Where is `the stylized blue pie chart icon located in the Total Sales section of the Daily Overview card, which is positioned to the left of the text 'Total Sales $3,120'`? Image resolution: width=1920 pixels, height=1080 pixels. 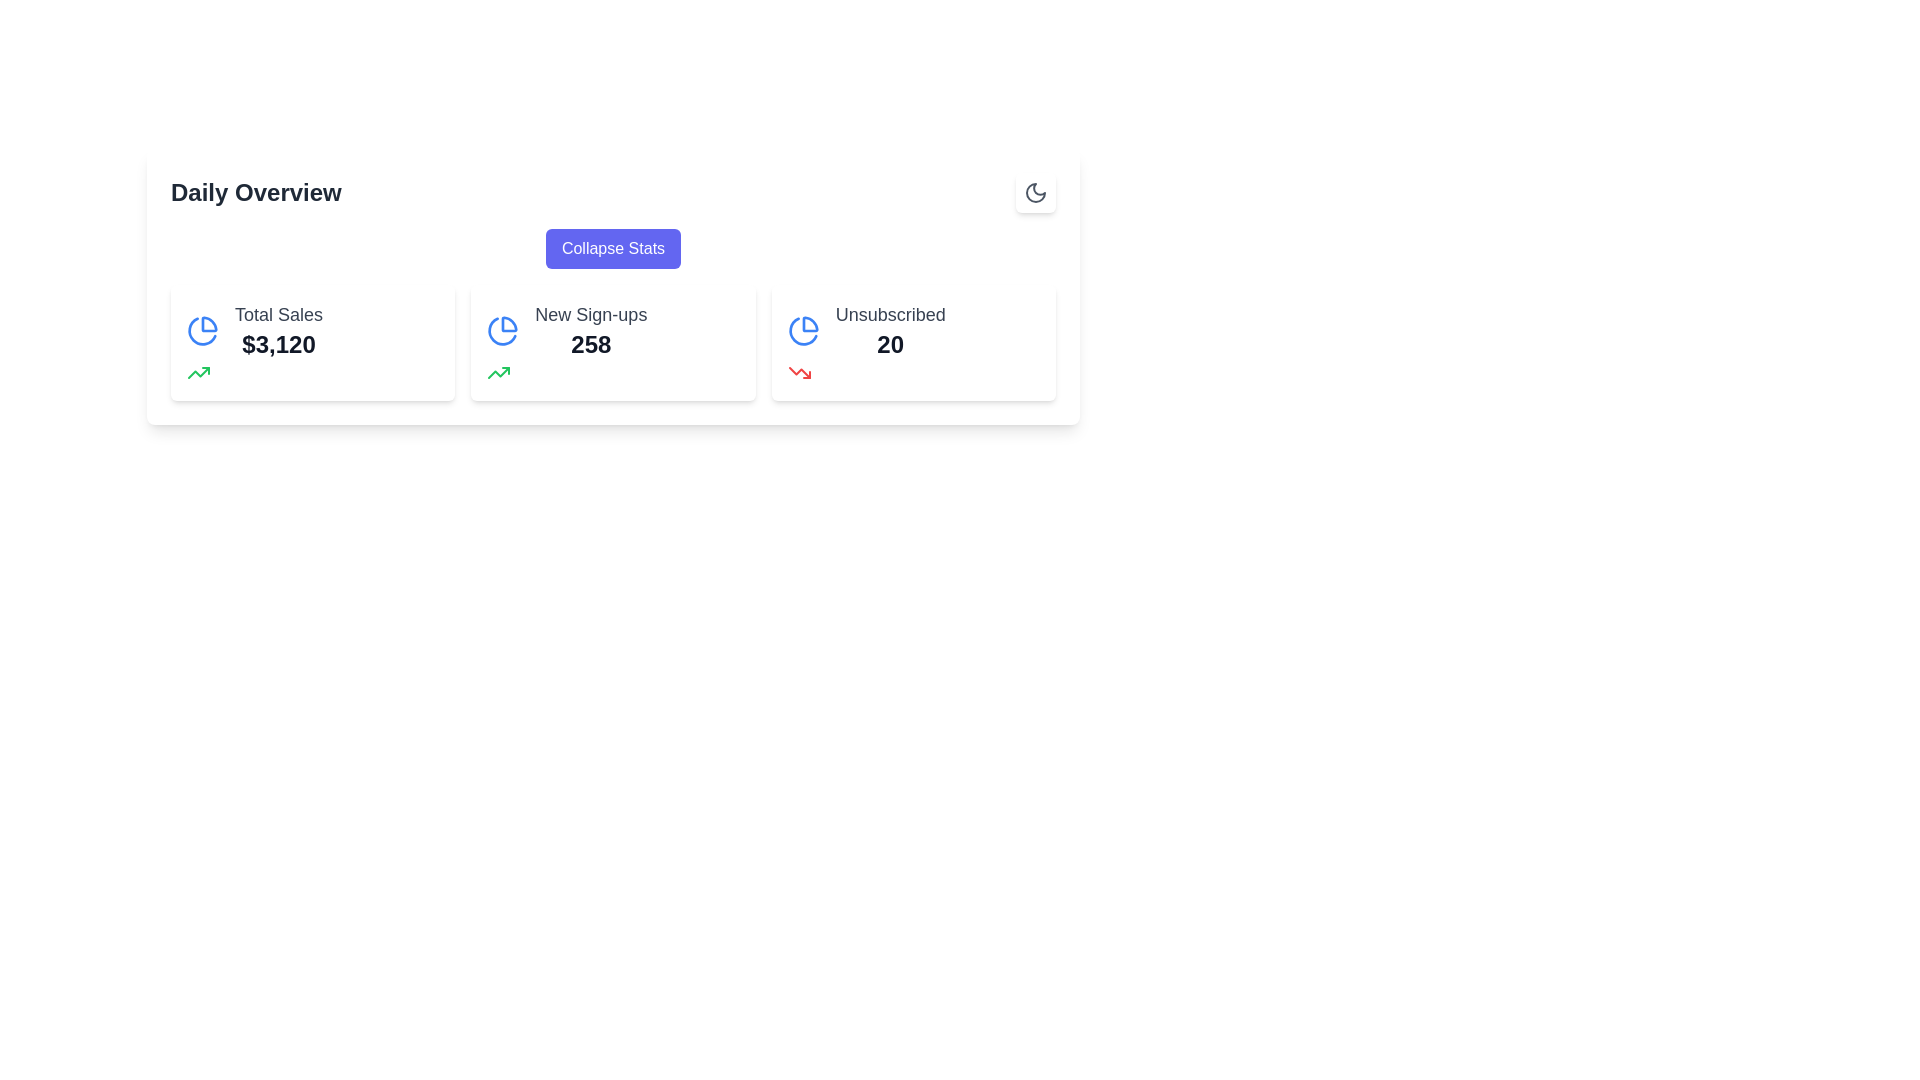
the stylized blue pie chart icon located in the Total Sales section of the Daily Overview card, which is positioned to the left of the text 'Total Sales $3,120' is located at coordinates (202, 330).